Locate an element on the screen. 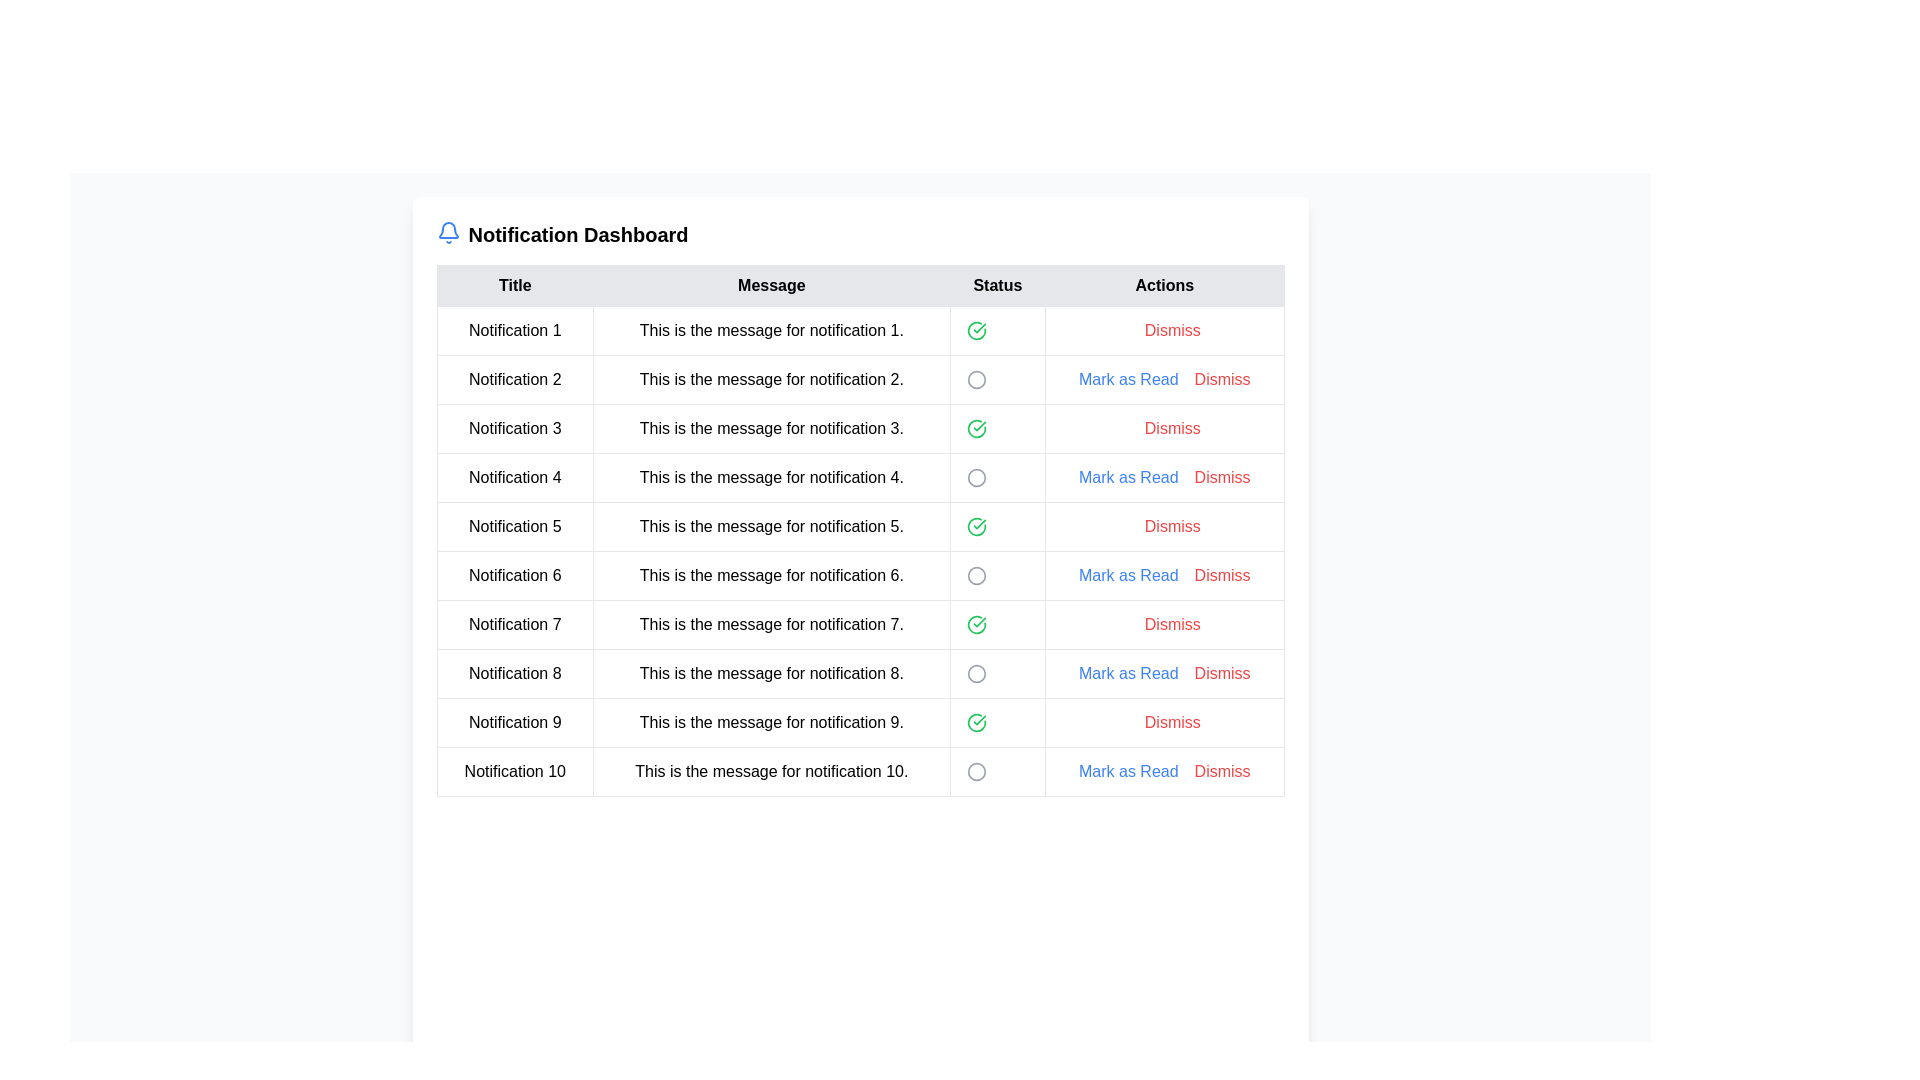  unread status notification icon located in the 'Status' column of the notification dashboard table for Notification 8 is located at coordinates (976, 674).